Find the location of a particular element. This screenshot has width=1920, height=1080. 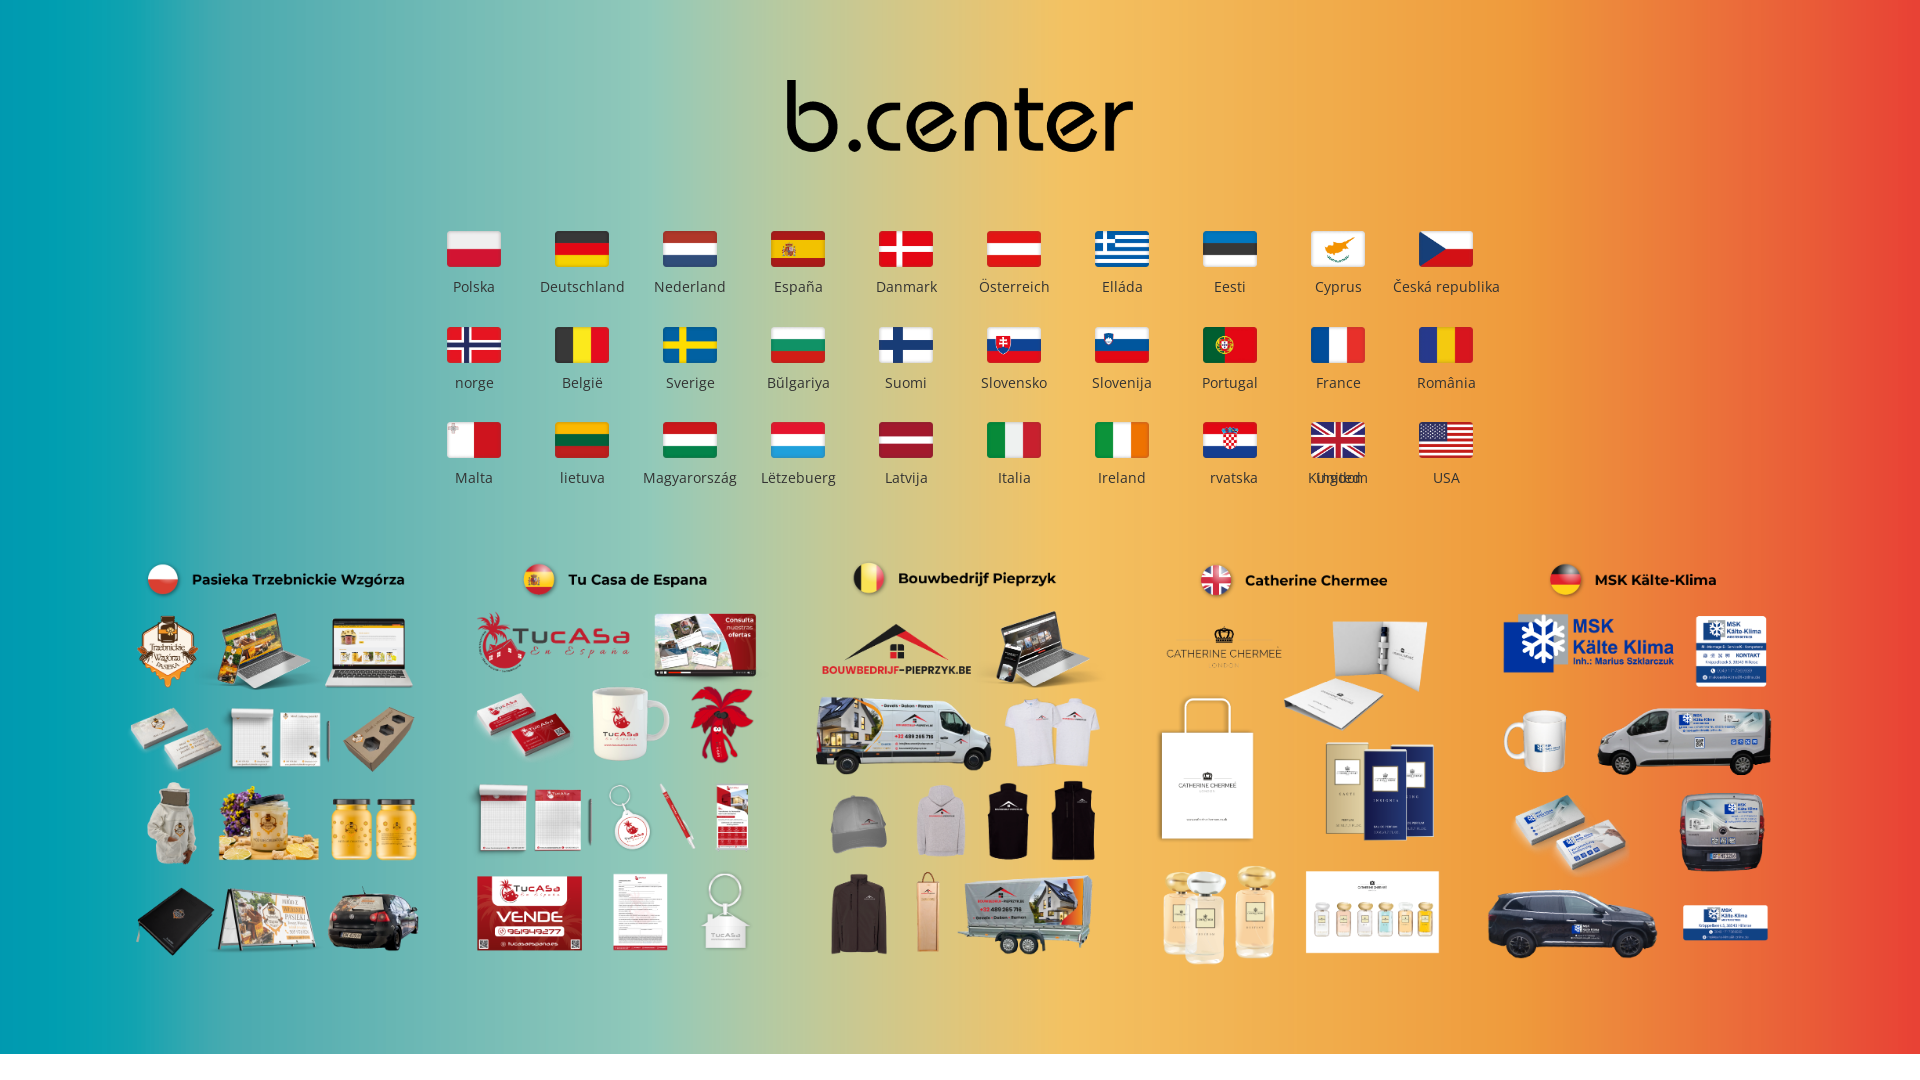

'France' is located at coordinates (1338, 382).